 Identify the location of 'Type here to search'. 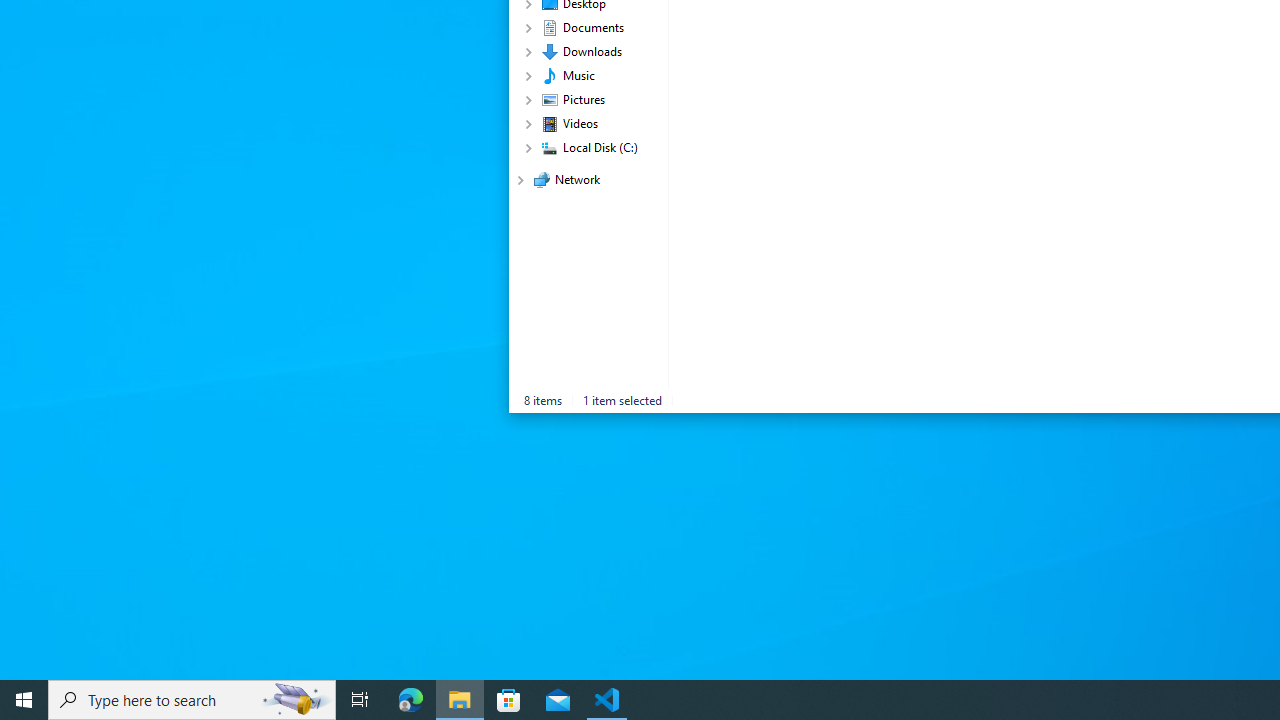
(192, 698).